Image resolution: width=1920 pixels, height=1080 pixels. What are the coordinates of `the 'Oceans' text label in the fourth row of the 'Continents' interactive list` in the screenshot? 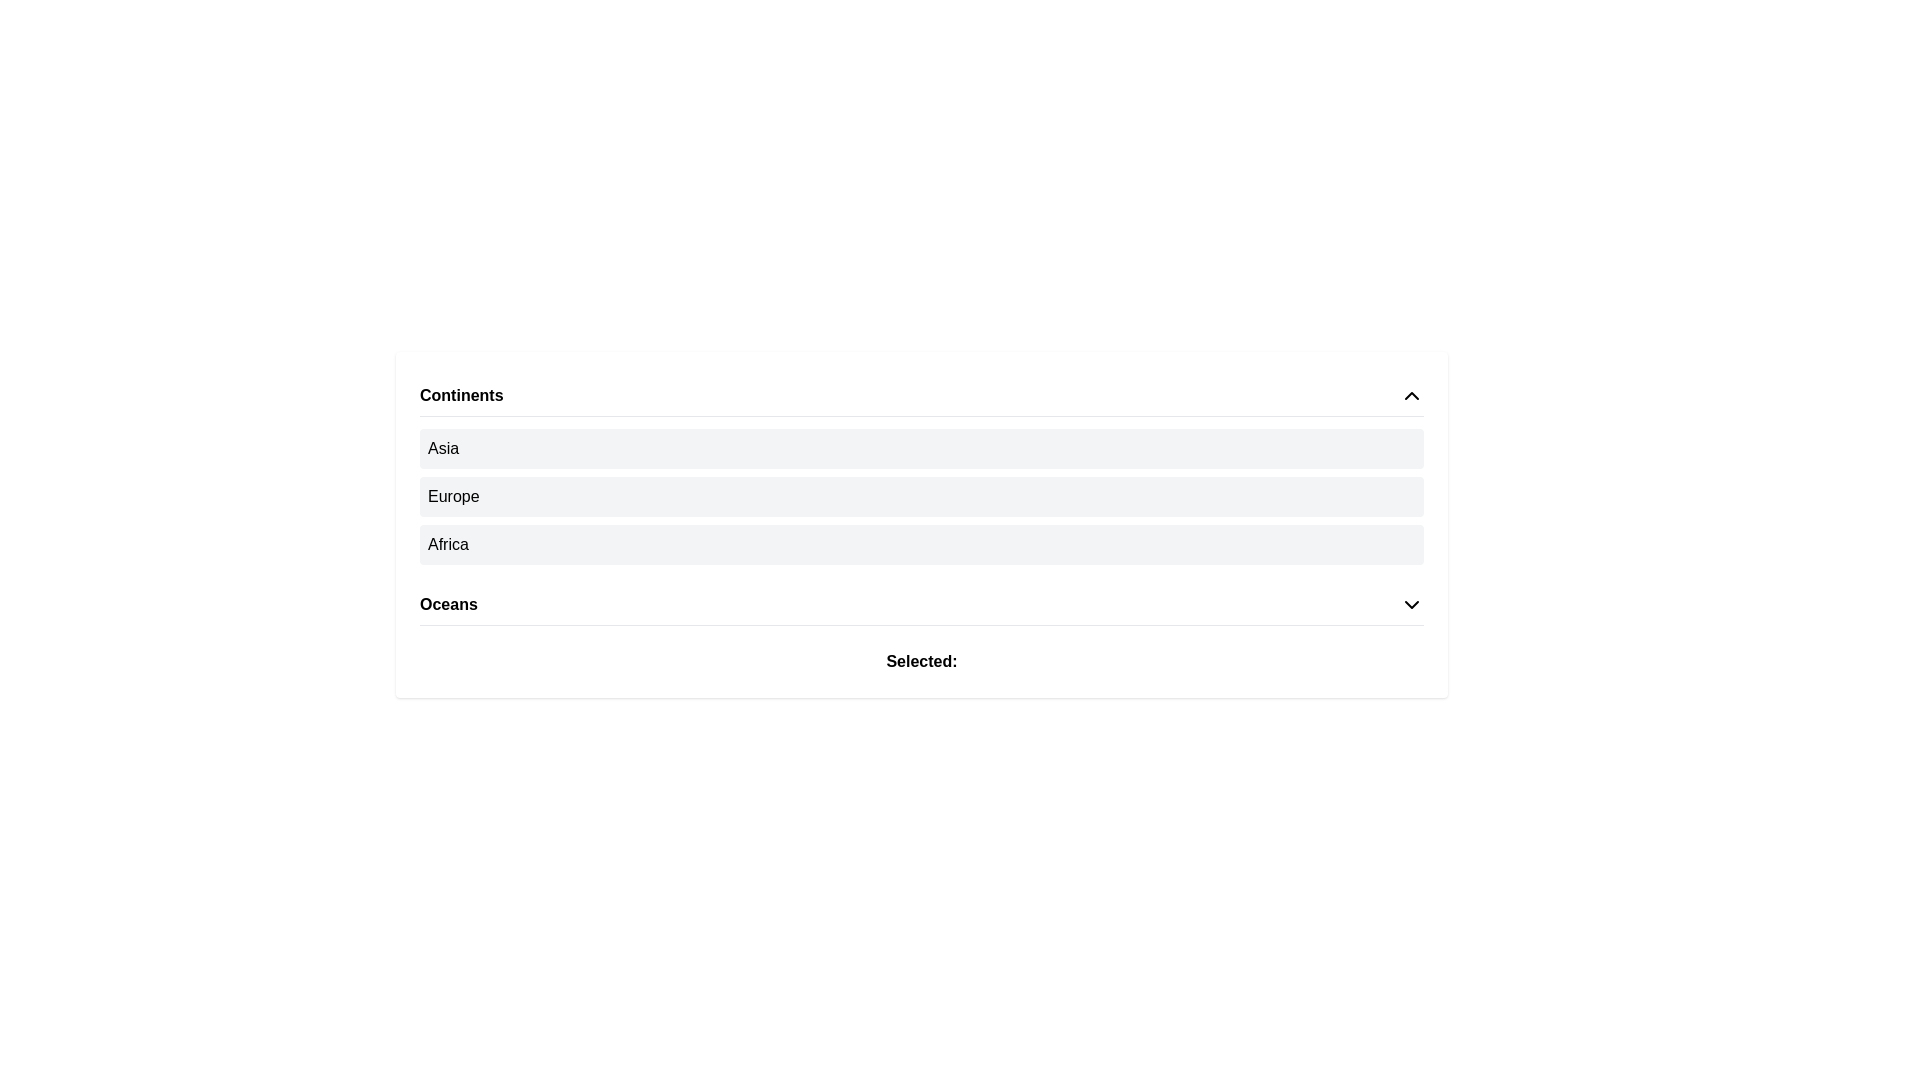 It's located at (447, 604).